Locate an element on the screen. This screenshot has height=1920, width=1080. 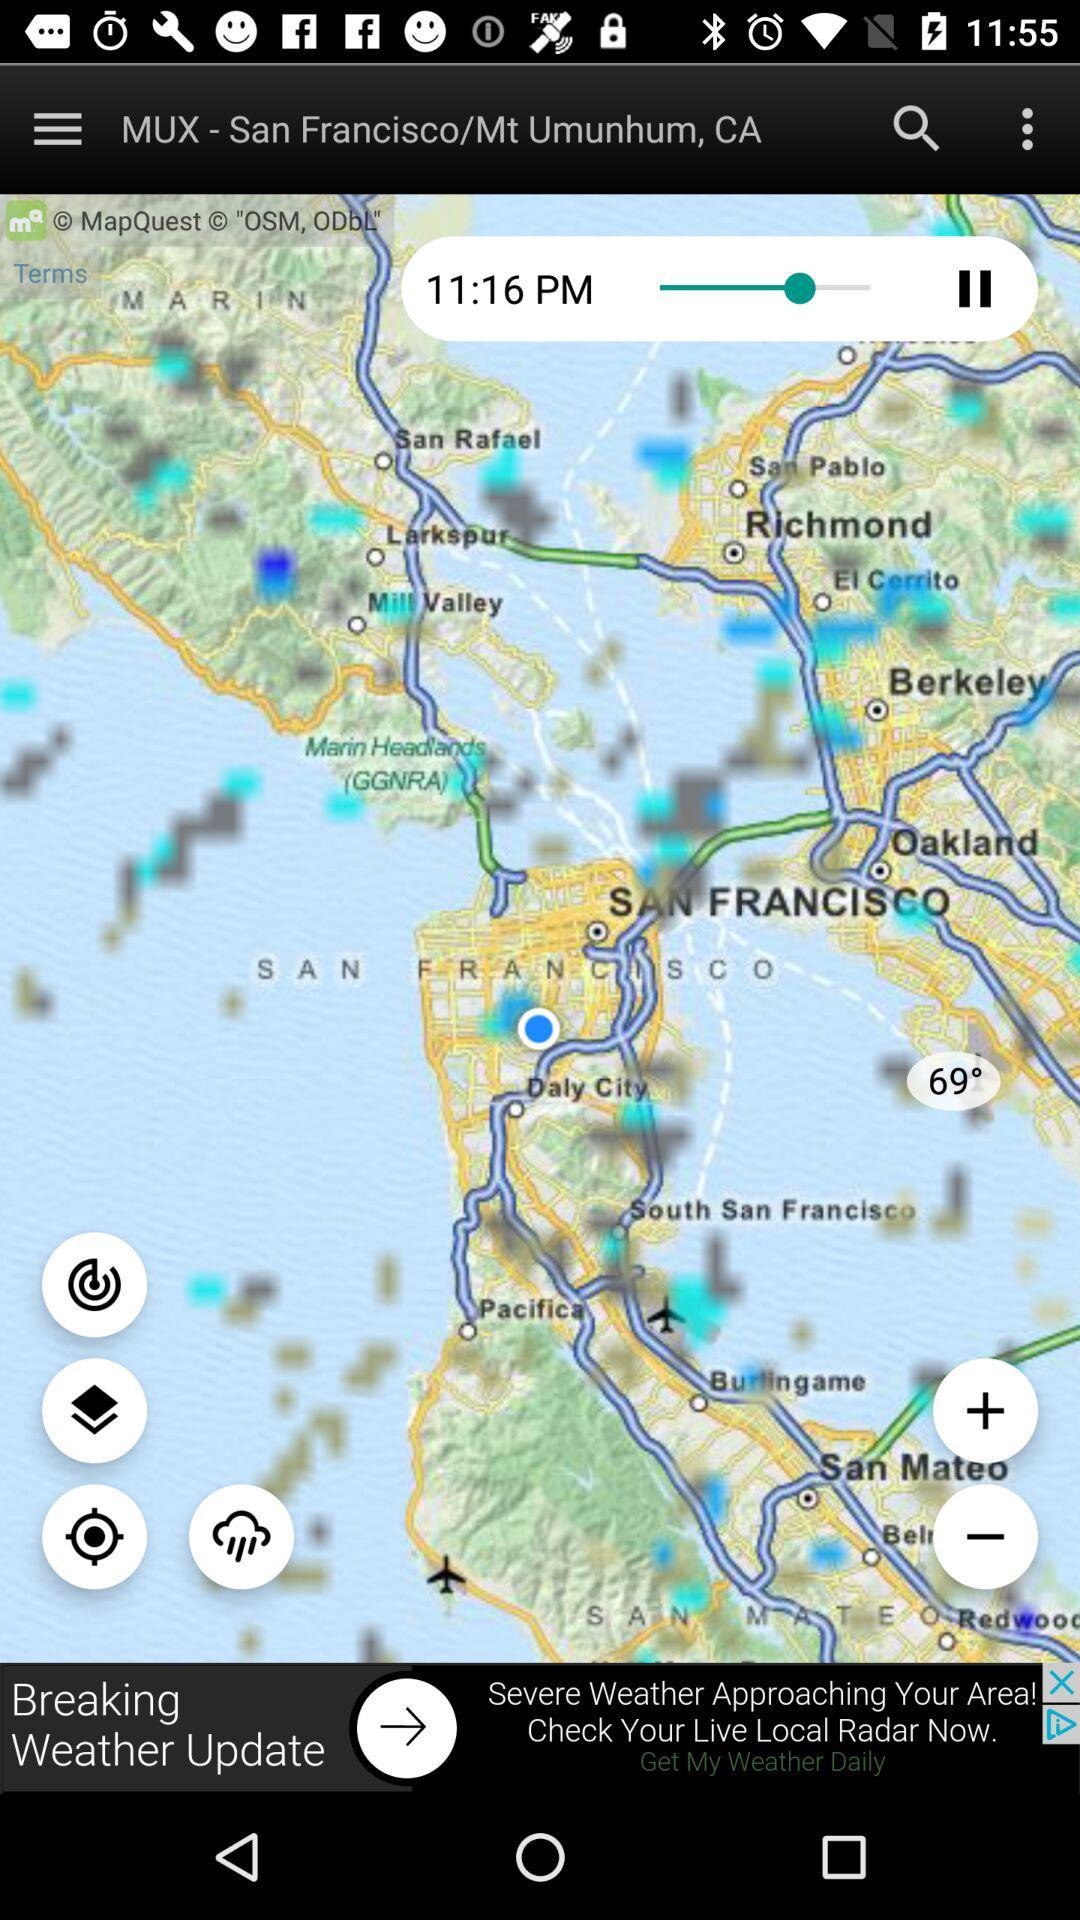
to more options open to more options is located at coordinates (1027, 127).